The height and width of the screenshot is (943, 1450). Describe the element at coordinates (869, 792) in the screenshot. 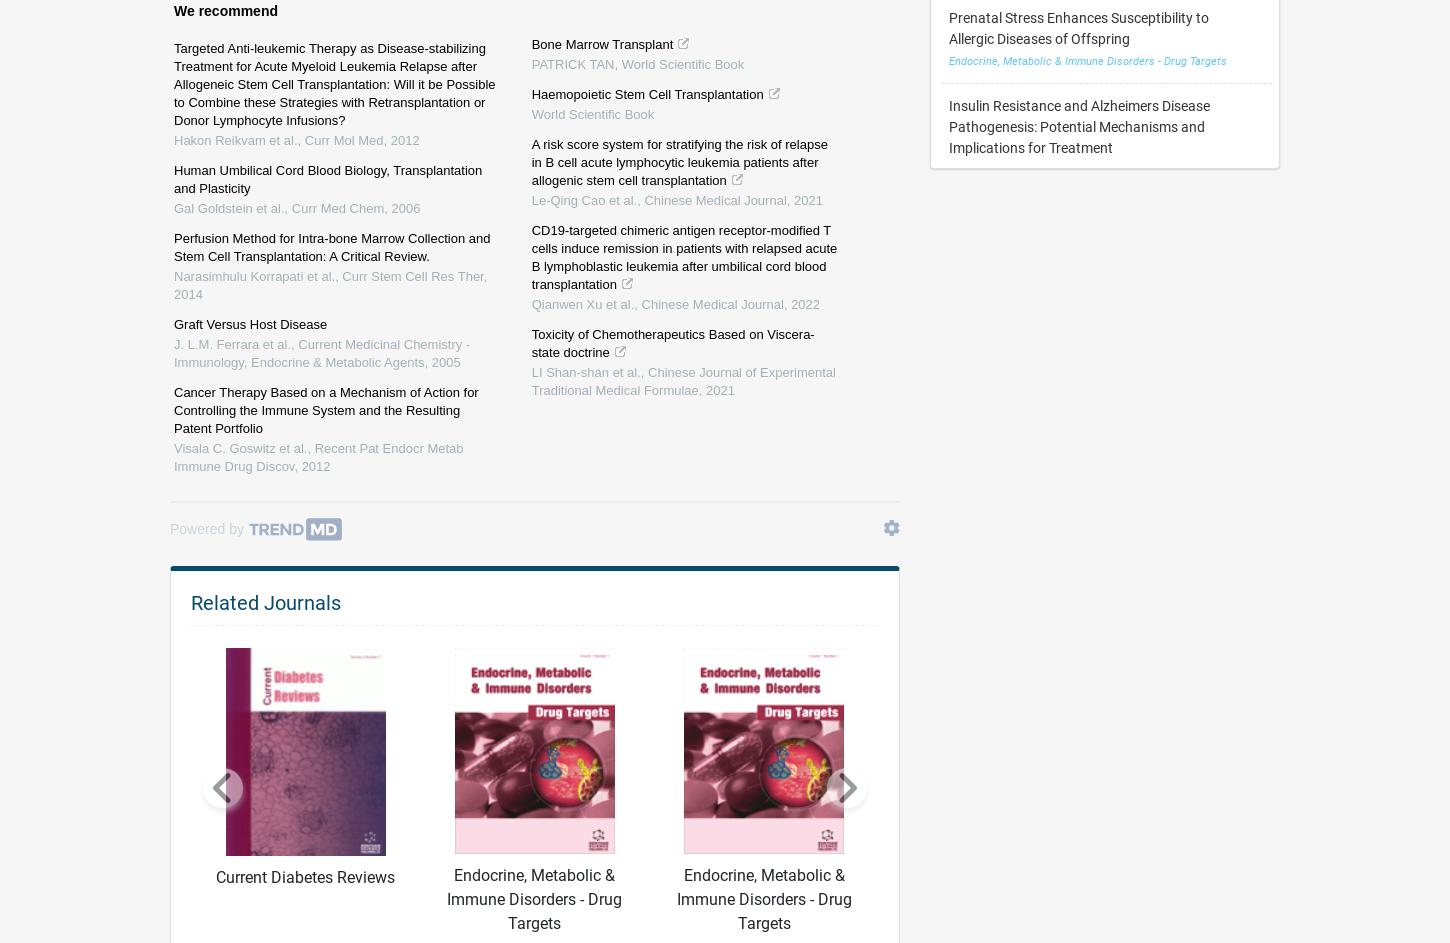

I see `'Submit Articles'` at that location.